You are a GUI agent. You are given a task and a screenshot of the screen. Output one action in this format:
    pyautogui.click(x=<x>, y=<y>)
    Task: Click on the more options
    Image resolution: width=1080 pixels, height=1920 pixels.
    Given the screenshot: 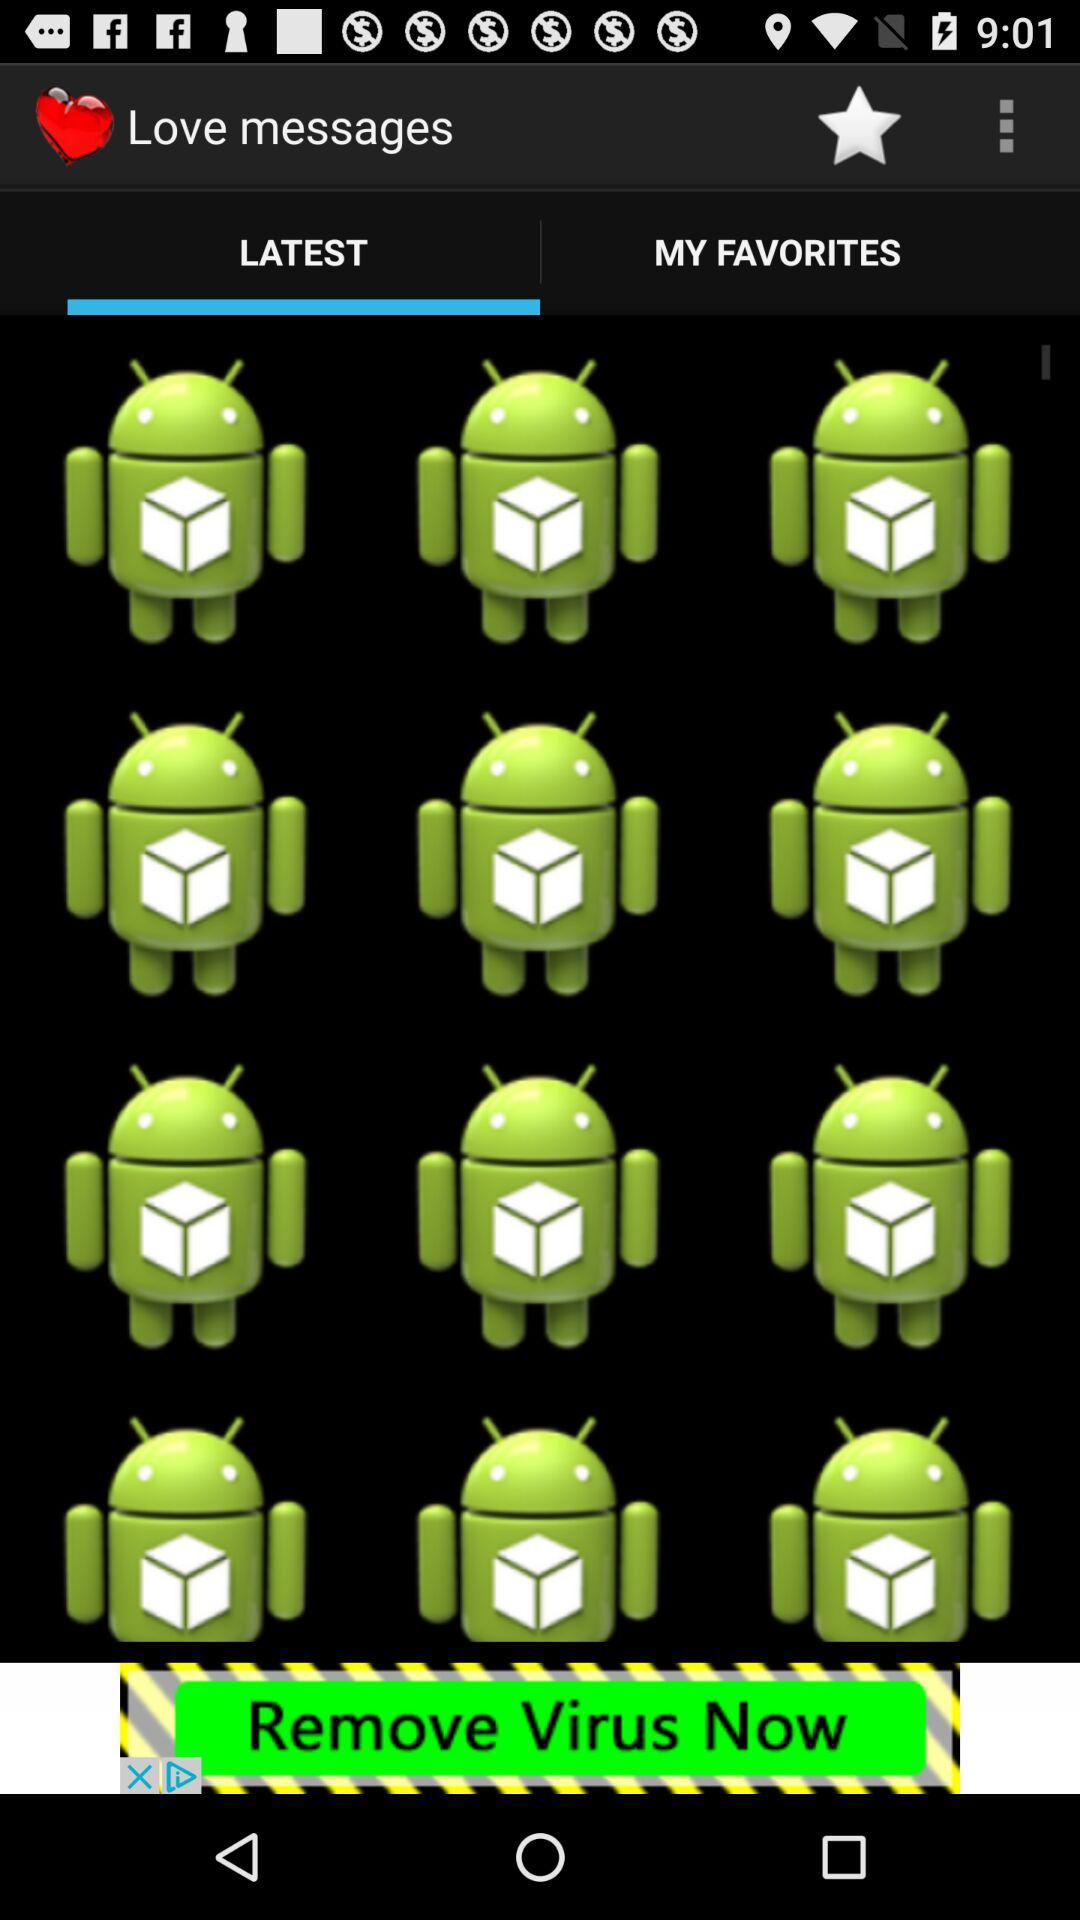 What is the action you would take?
    pyautogui.click(x=1006, y=124)
    